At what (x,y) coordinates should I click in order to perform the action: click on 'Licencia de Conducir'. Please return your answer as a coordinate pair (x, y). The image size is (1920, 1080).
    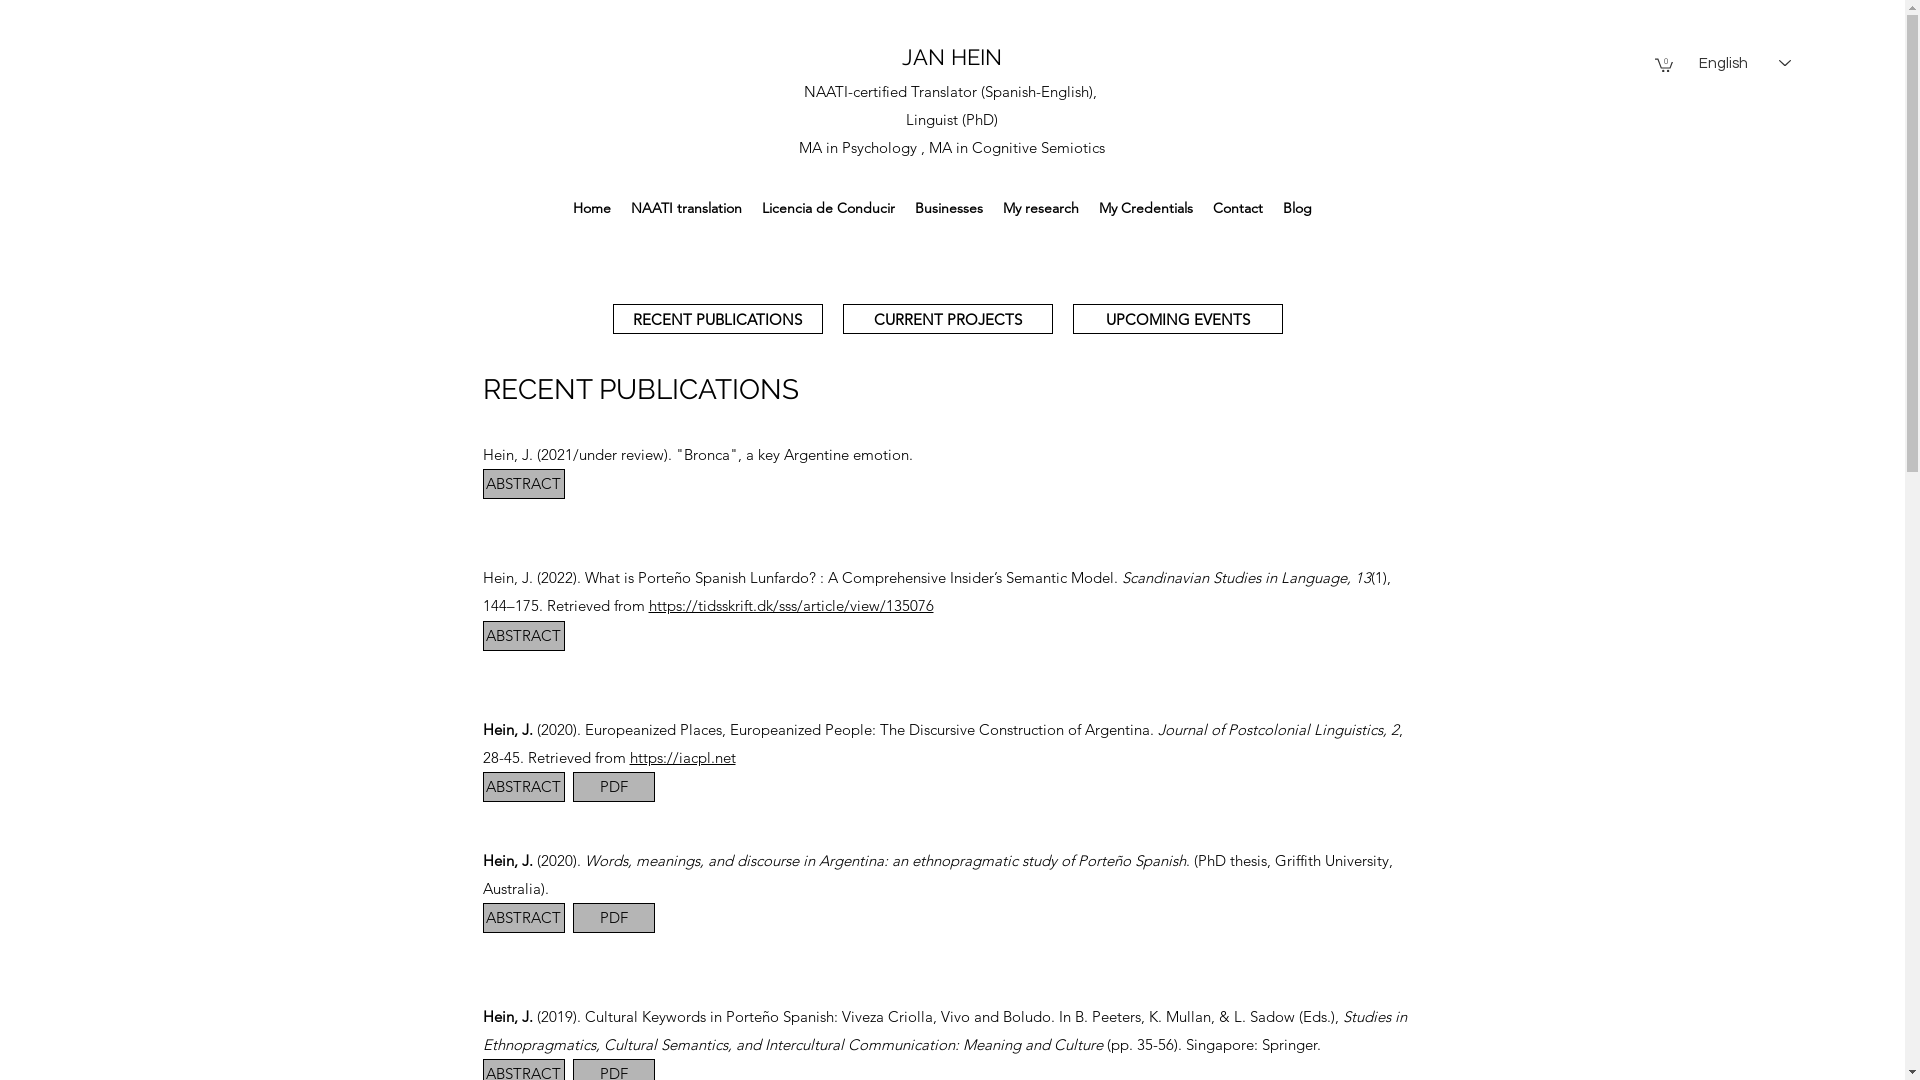
    Looking at the image, I should click on (828, 208).